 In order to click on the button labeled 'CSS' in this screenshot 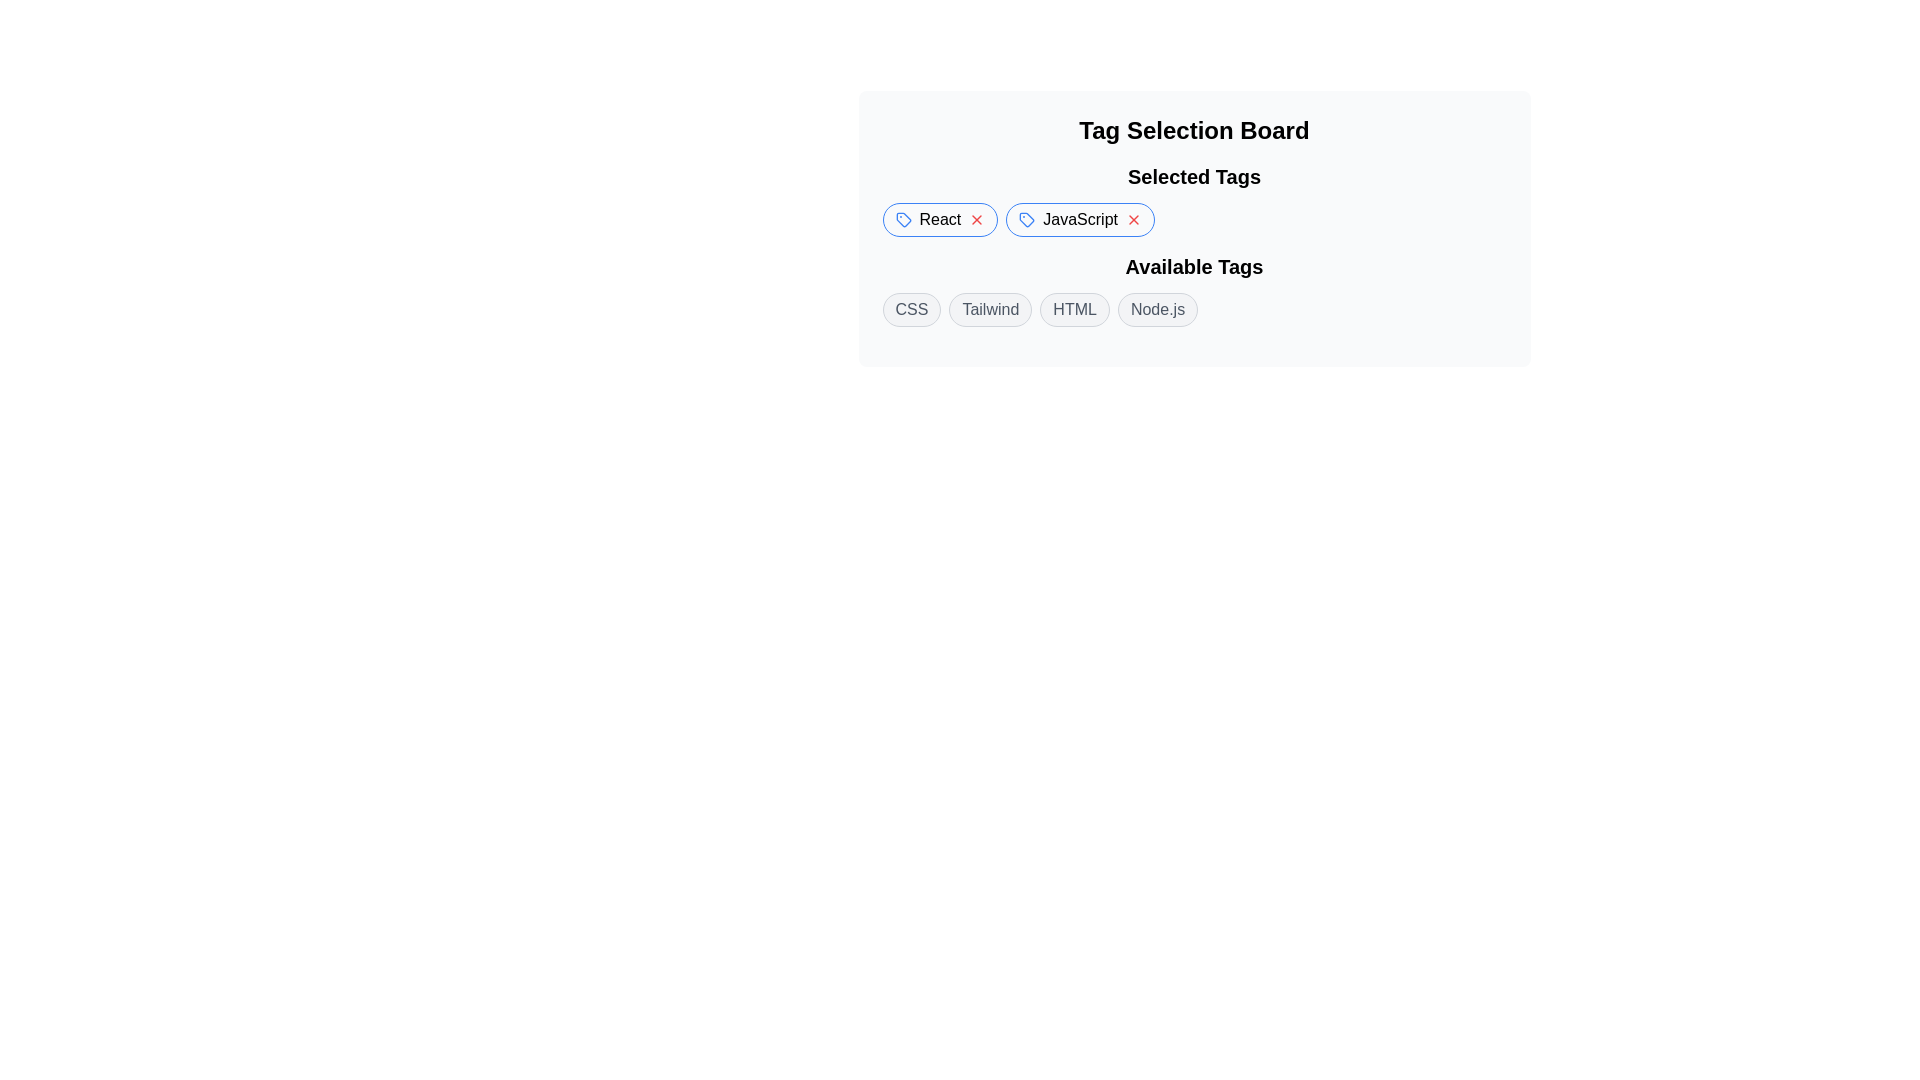, I will do `click(911, 309)`.